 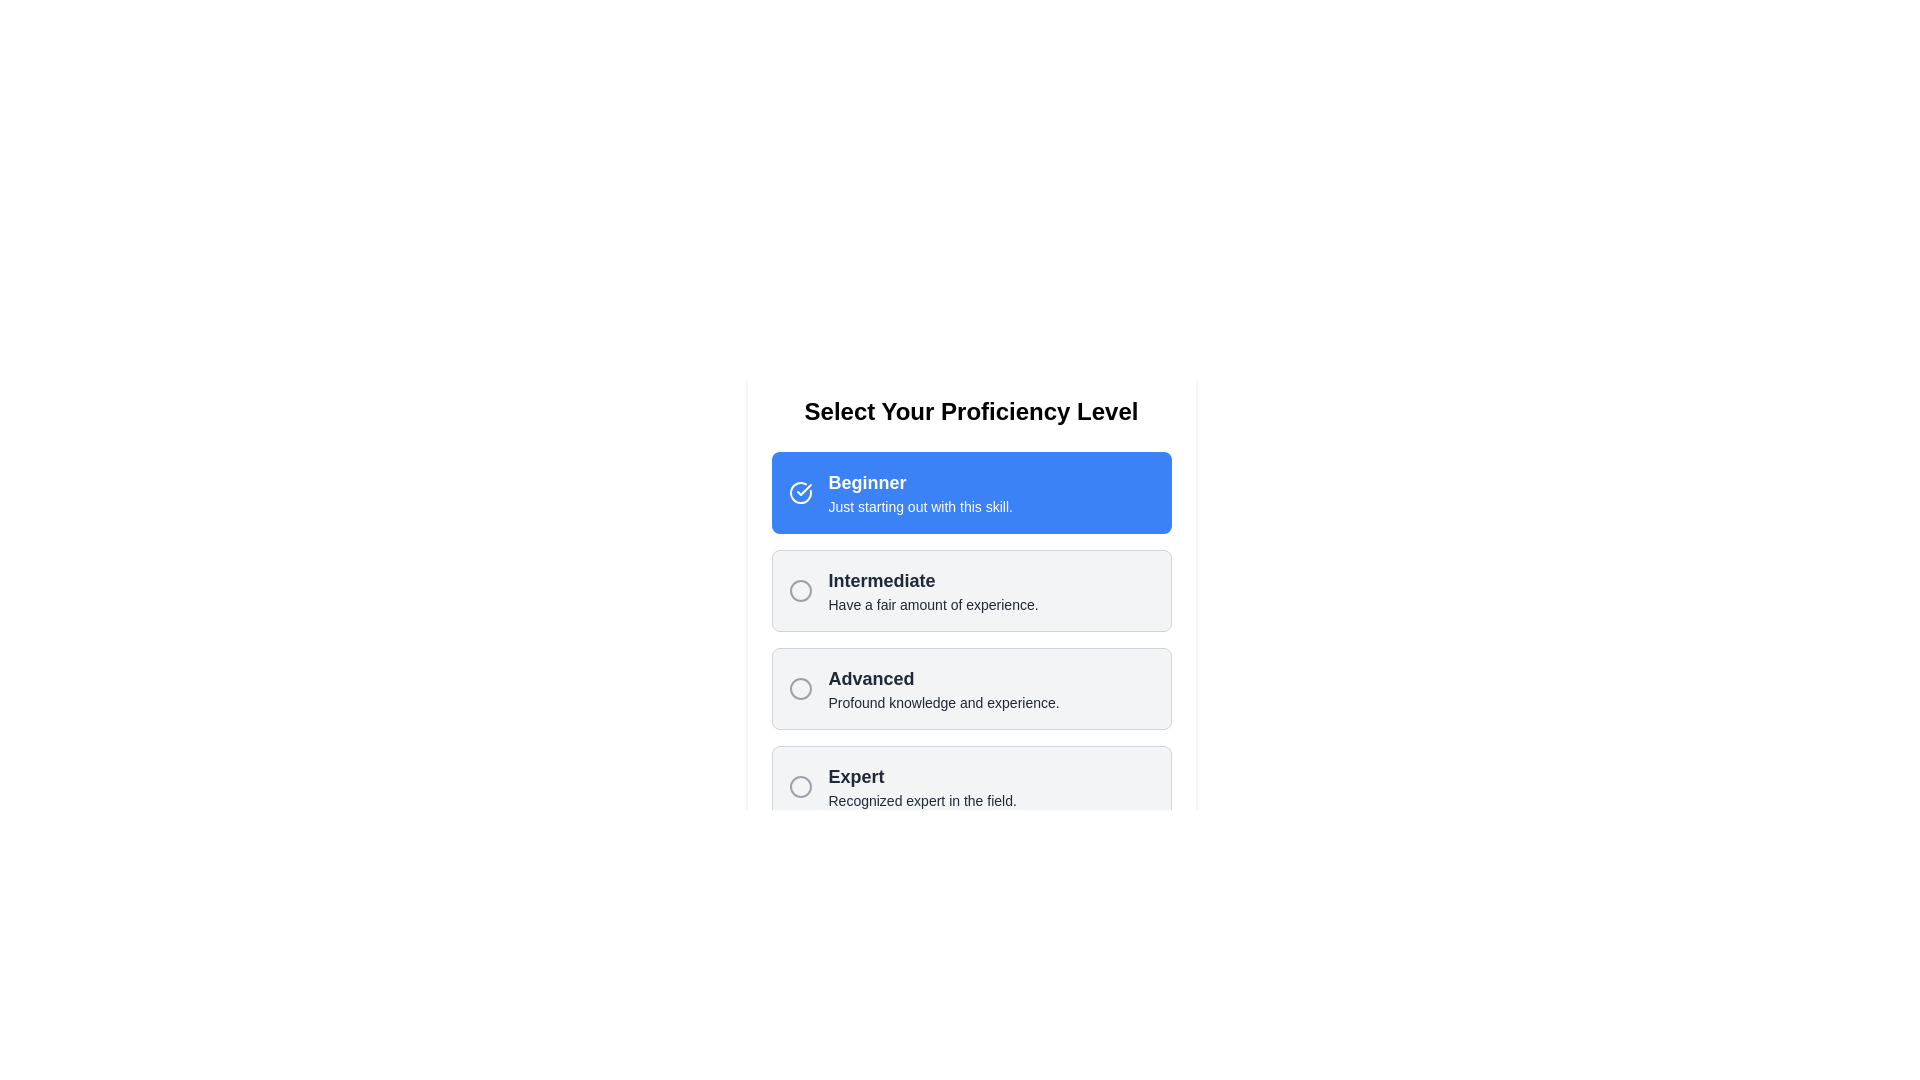 I want to click on the Circle SVG element representing the 'Expert' proficiency level option in the selection interface, so click(x=800, y=785).